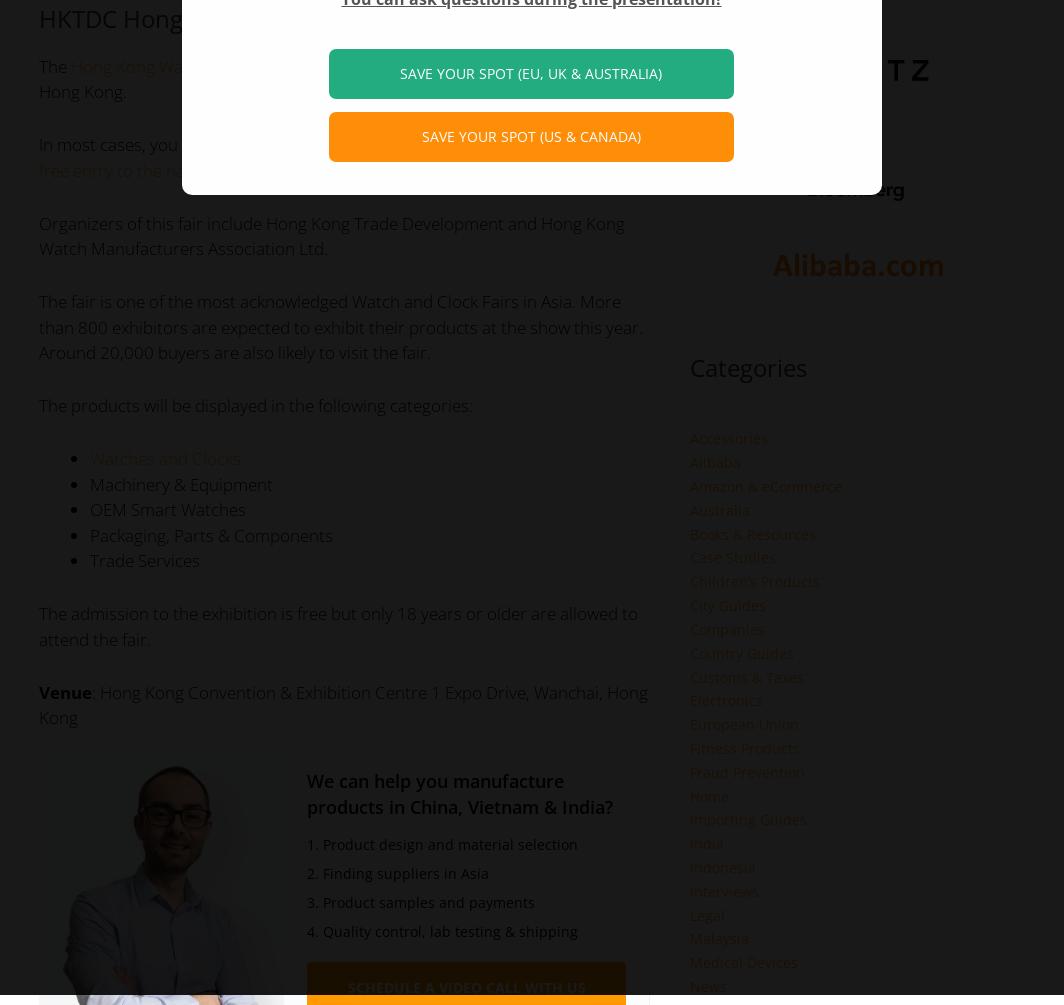  I want to click on 'Cookie Settings', so click(409, 49).